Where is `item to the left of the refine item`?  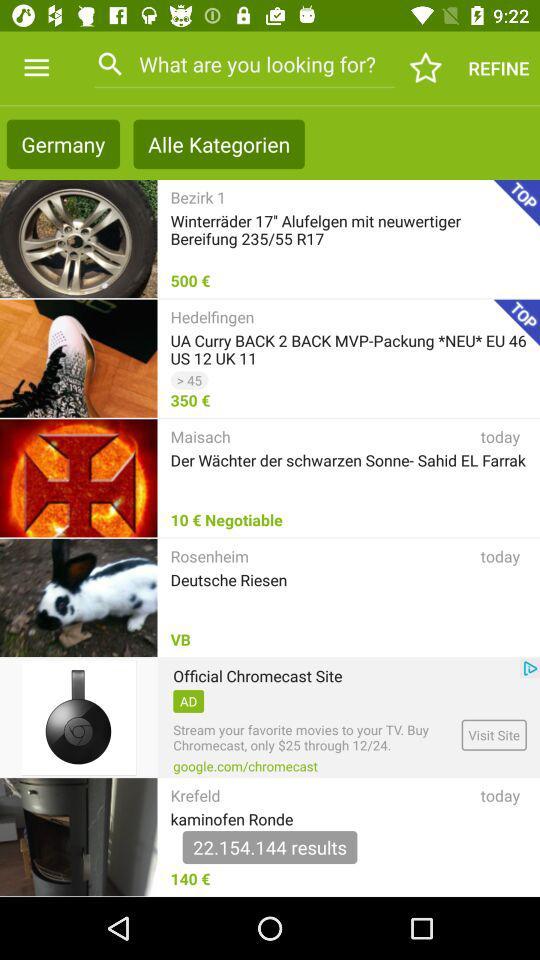
item to the left of the refine item is located at coordinates (425, 68).